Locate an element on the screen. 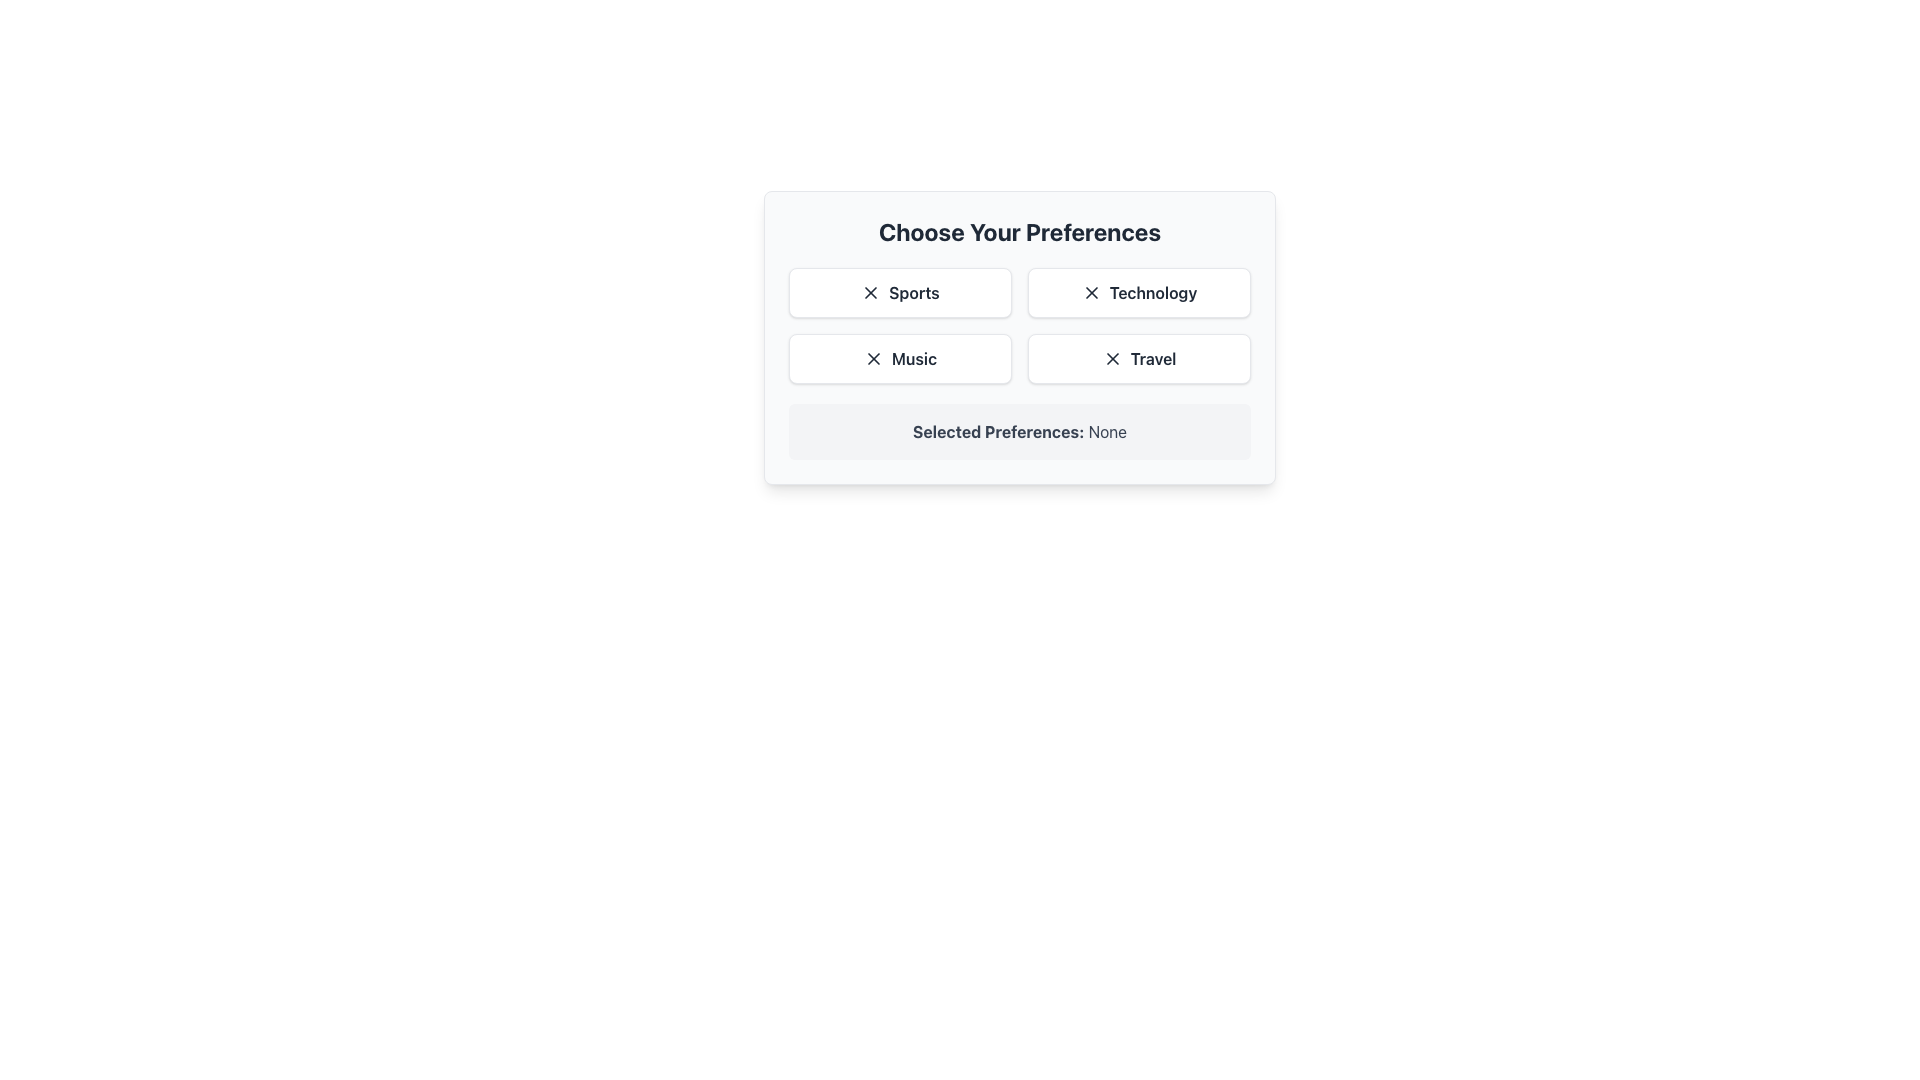 The width and height of the screenshot is (1920, 1080). the 'Travel' text label within the preference selection interface located at the bottom-right of the dialog titled 'Choose Your Preferences' is located at coordinates (1153, 357).